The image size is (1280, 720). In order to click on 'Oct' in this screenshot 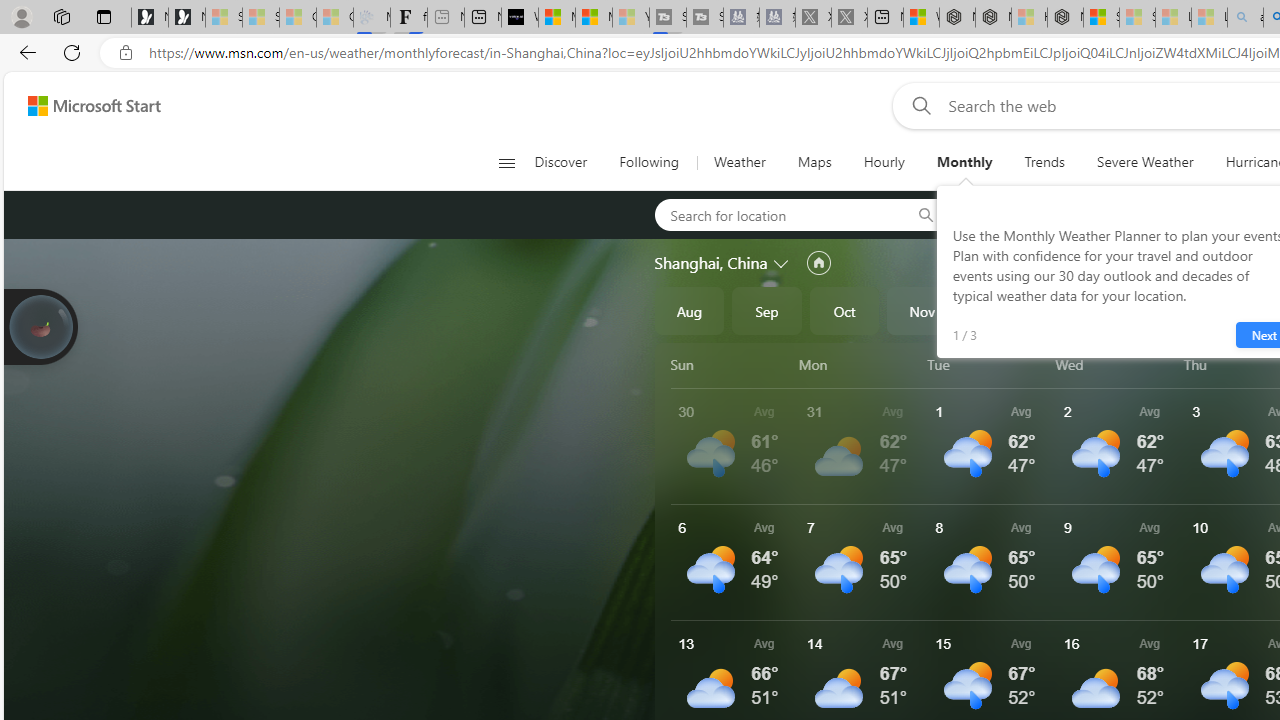, I will do `click(844, 311)`.